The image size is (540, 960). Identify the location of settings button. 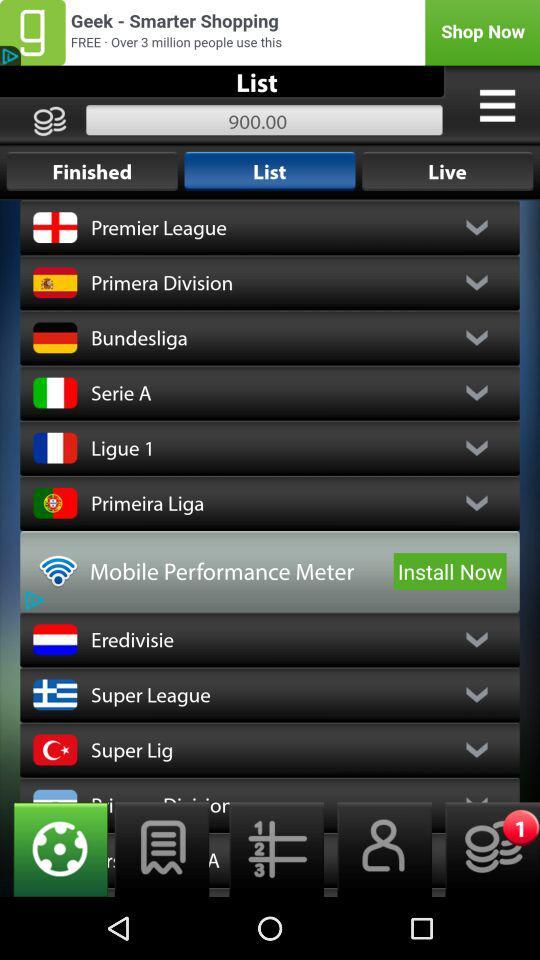
(54, 848).